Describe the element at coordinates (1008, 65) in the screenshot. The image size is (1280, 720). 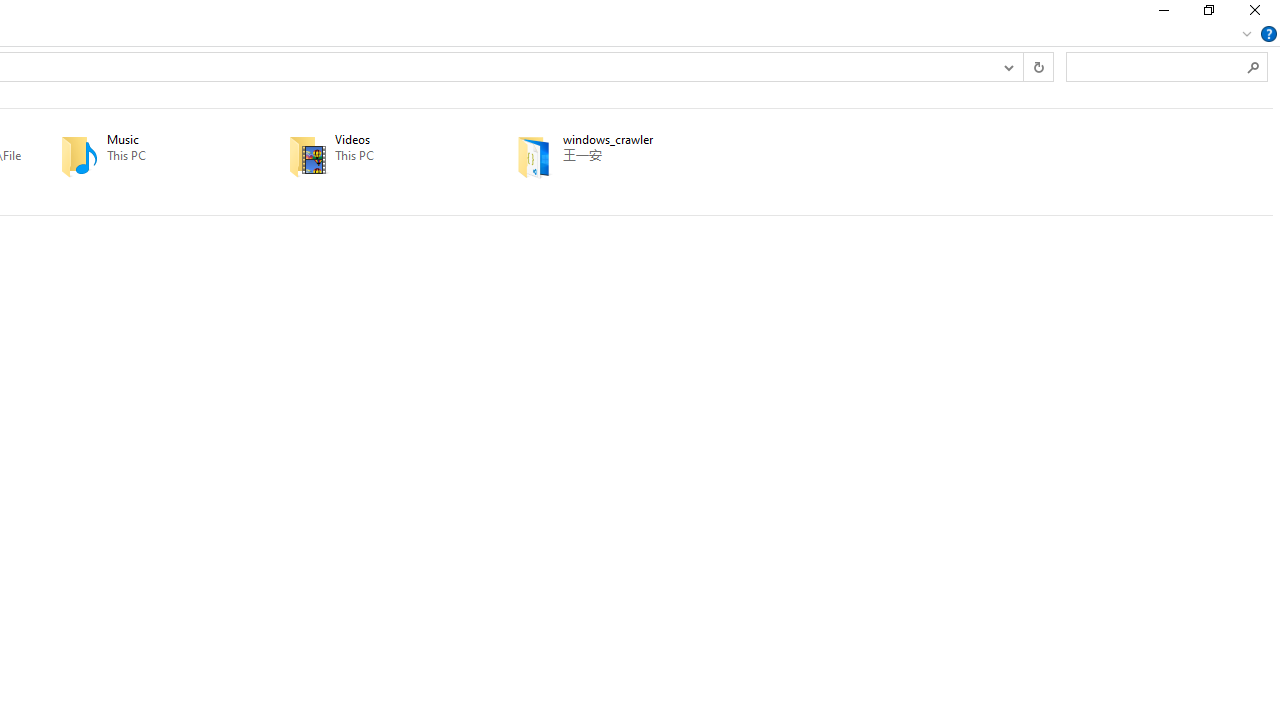
I see `'Previous Locations'` at that location.